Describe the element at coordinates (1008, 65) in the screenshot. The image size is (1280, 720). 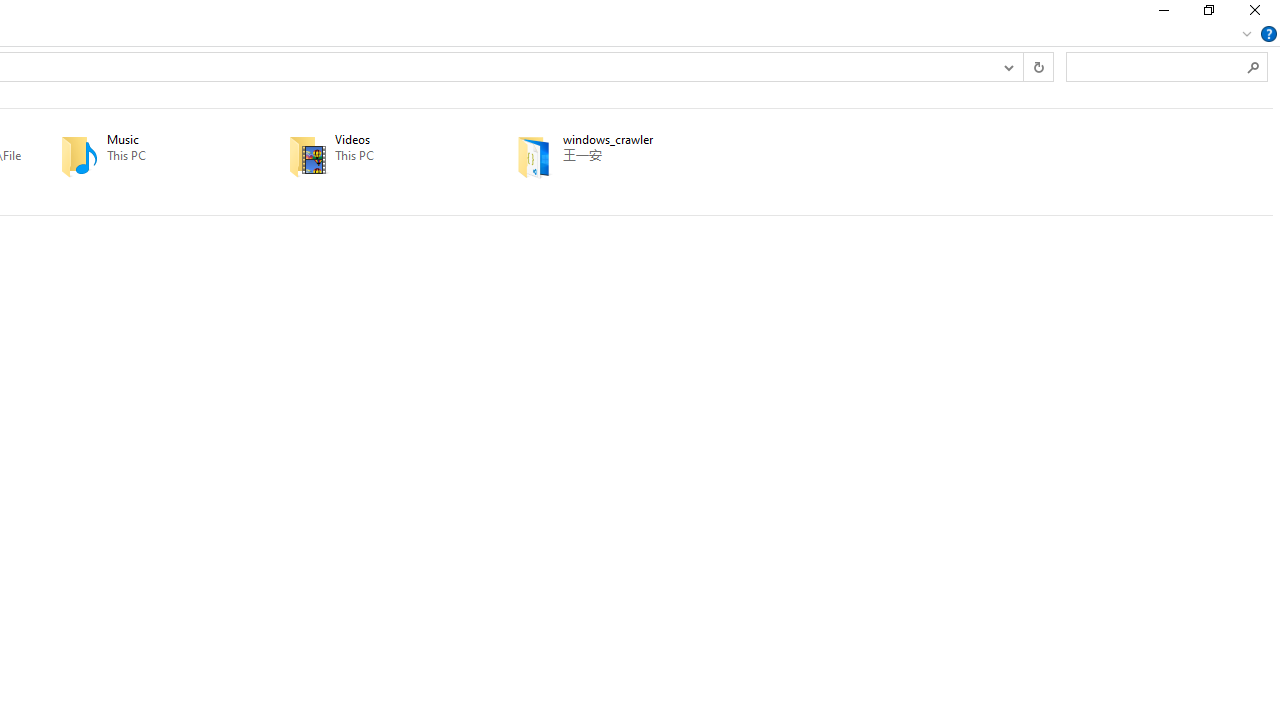
I see `'Previous Locations'` at that location.